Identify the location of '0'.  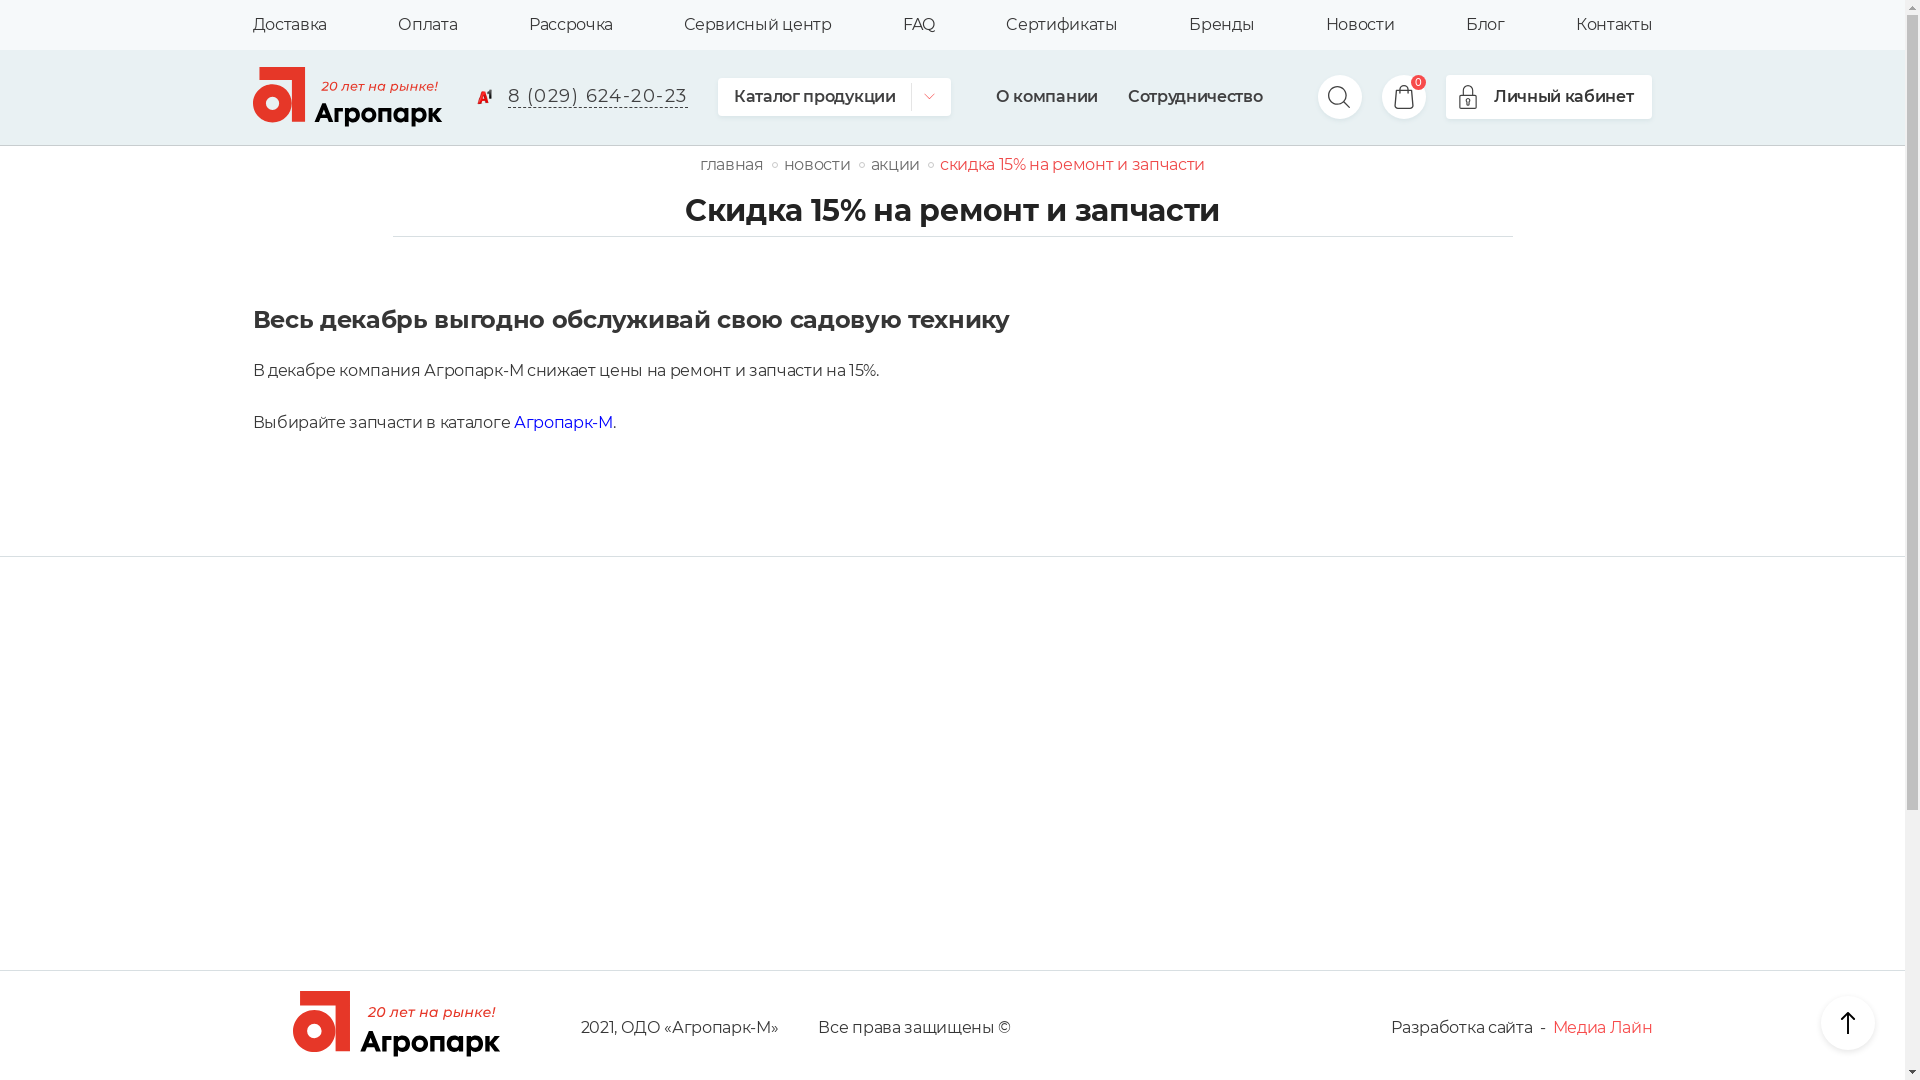
(1391, 96).